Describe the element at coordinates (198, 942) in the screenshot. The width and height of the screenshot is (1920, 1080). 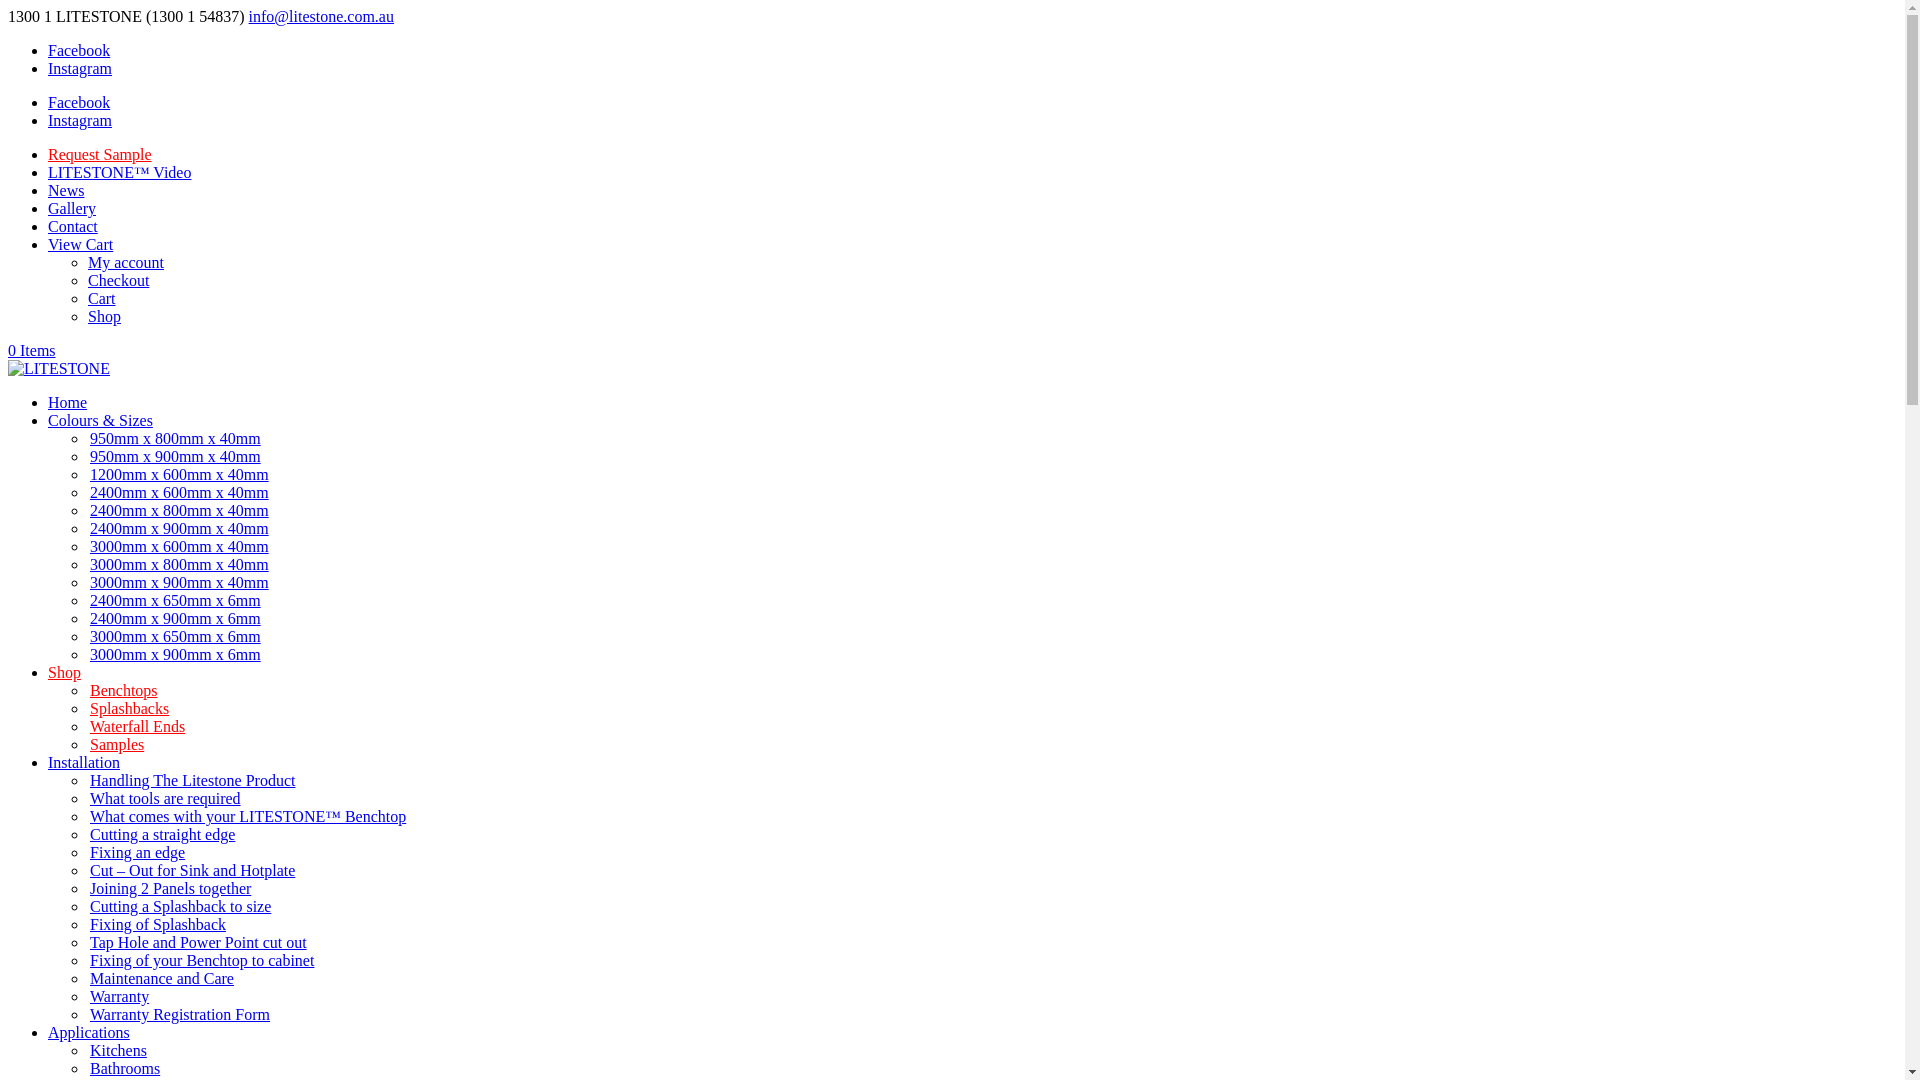
I see `'Tap Hole and Power Point cut out'` at that location.